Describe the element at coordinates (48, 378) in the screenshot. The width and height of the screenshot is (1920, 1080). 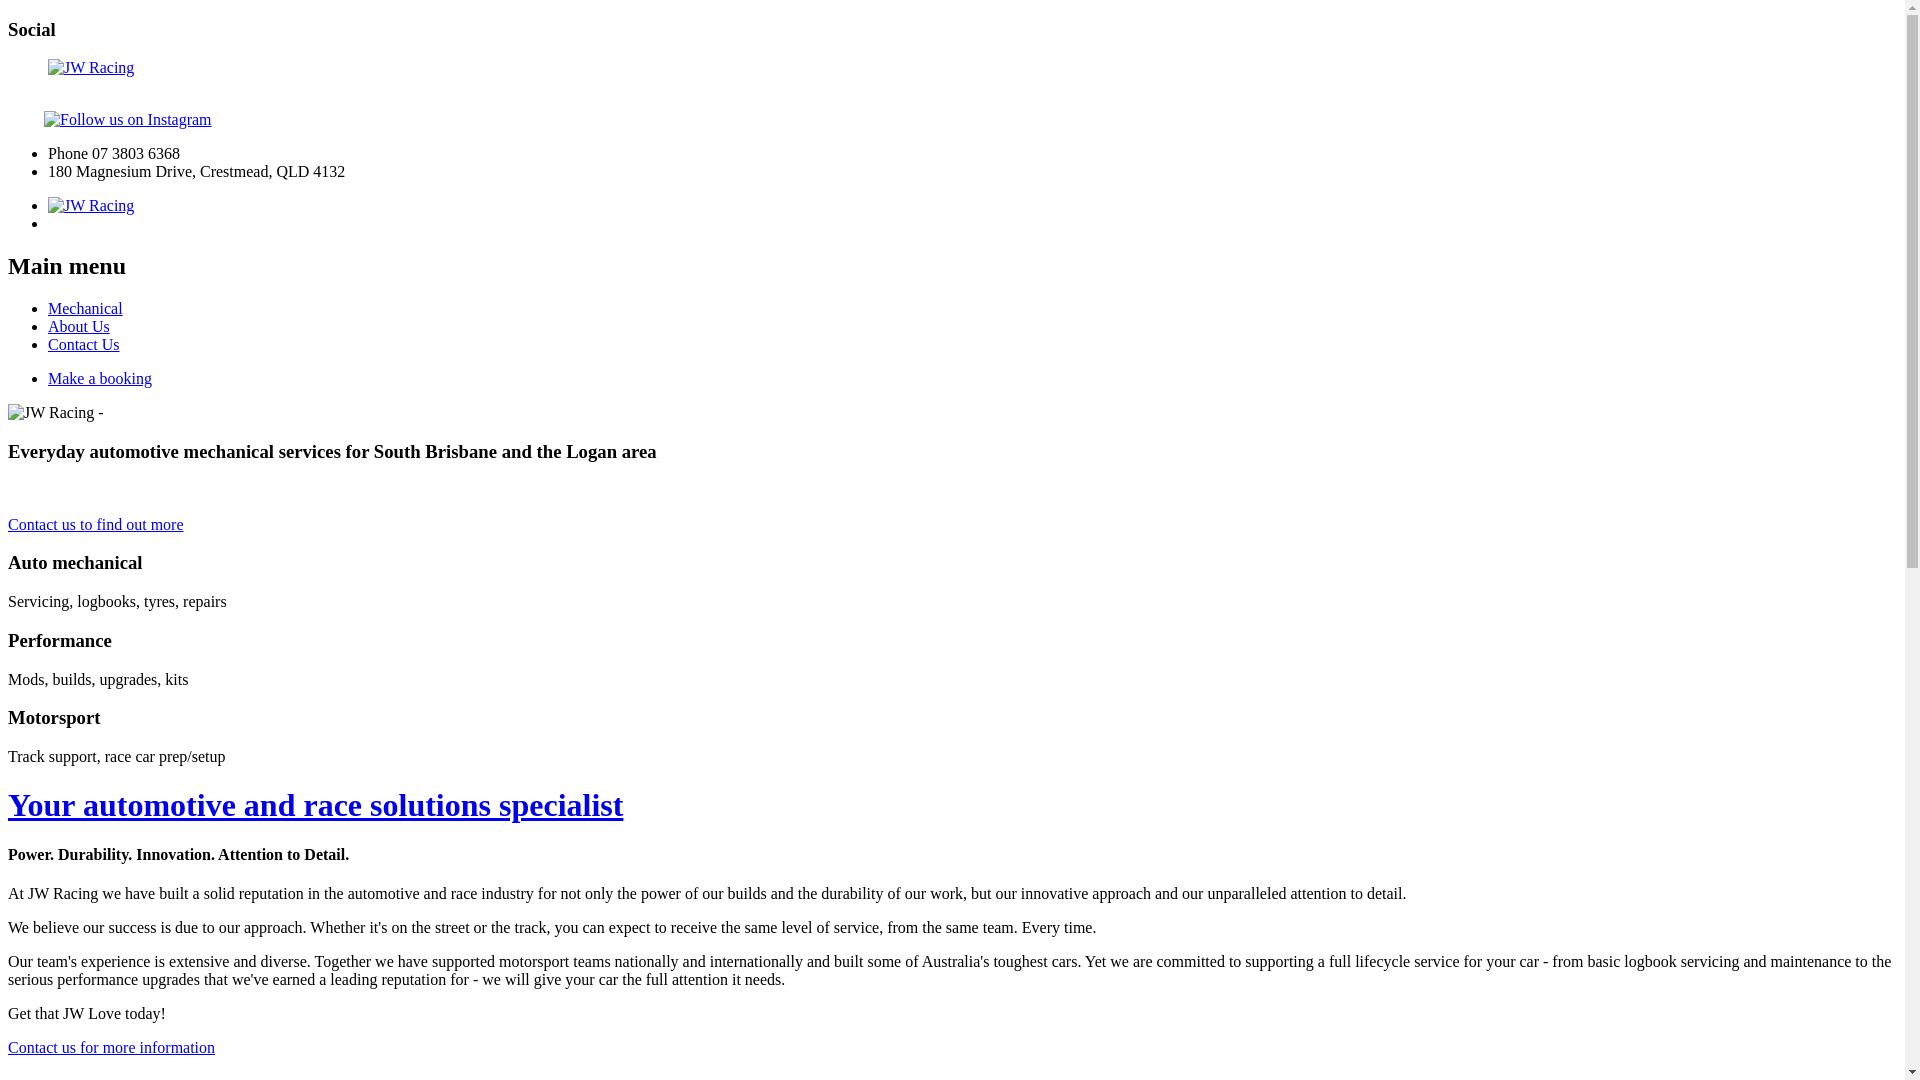
I see `'Make a booking'` at that location.